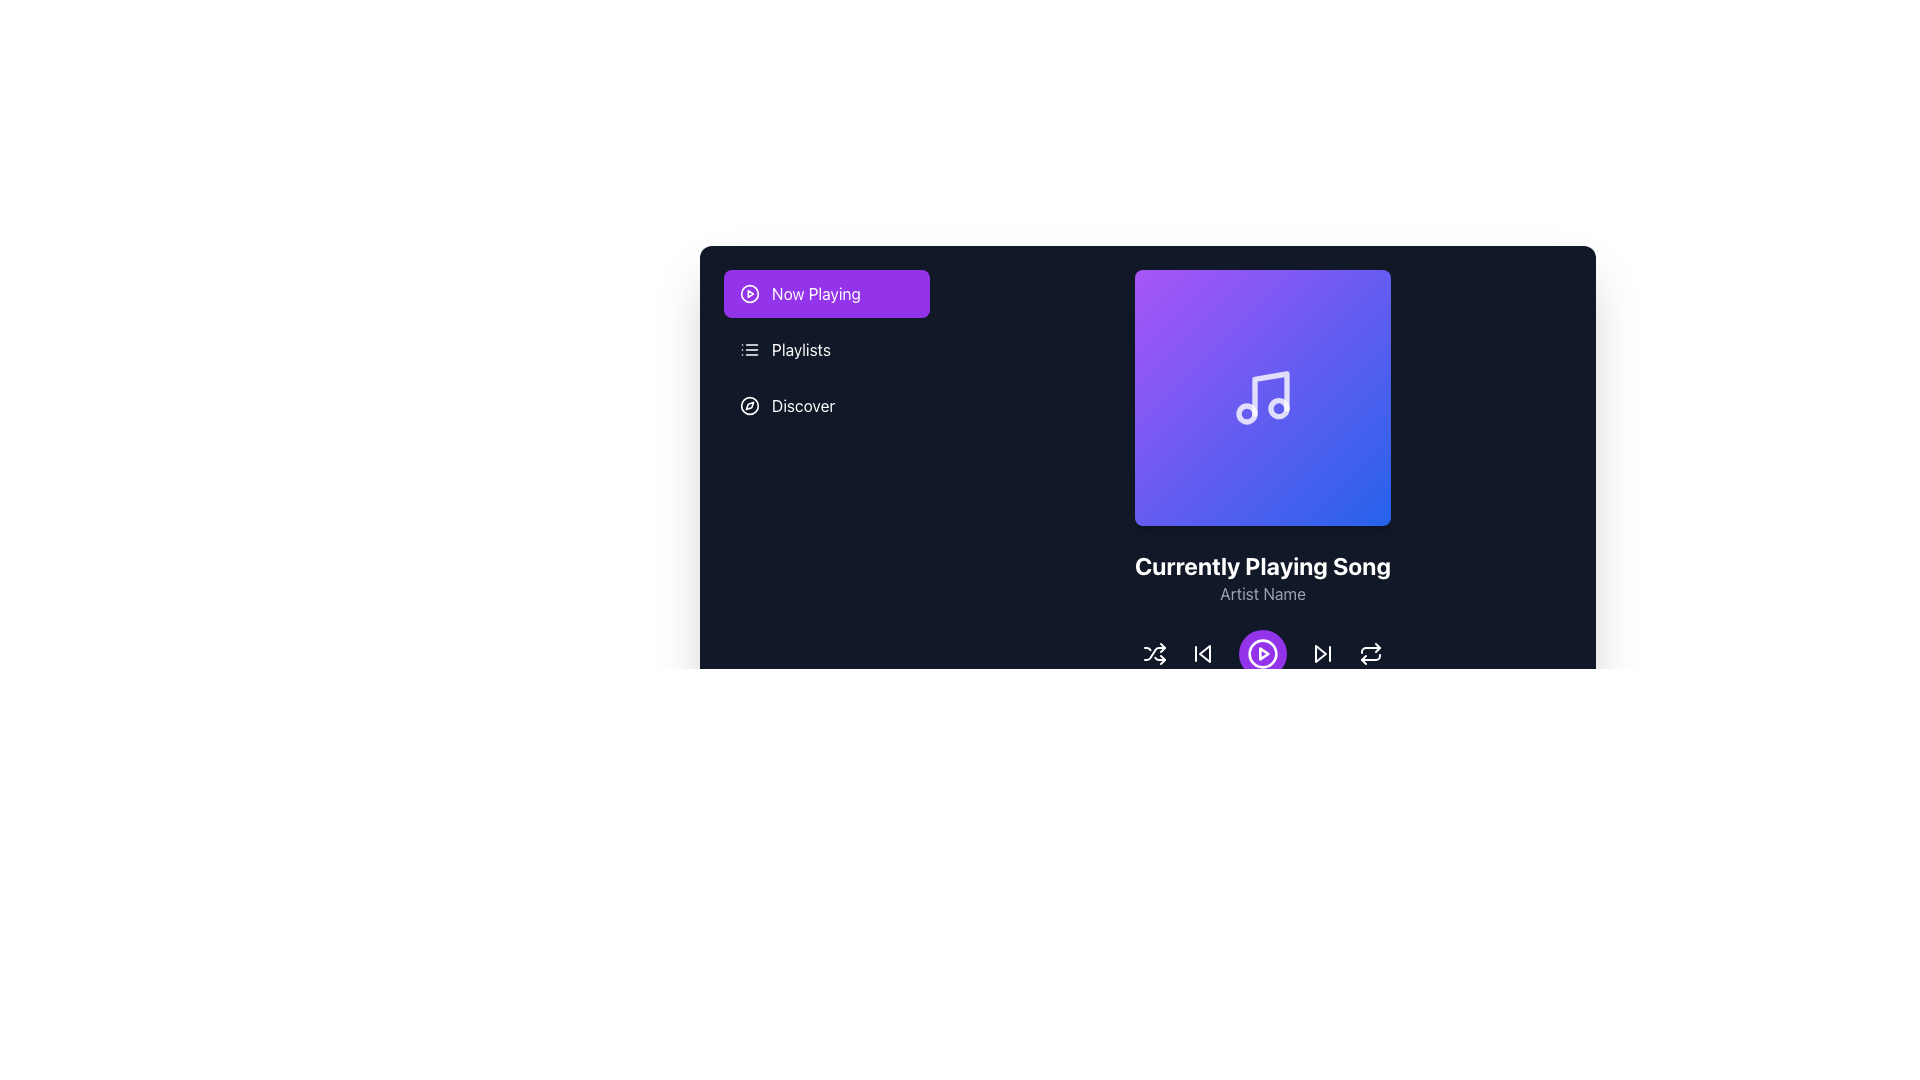  Describe the element at coordinates (748, 293) in the screenshot. I see `the status of the play action icon located to the left of the 'Now Playing' text, which is inside a purple rectangular button at the top left of the interface` at that location.